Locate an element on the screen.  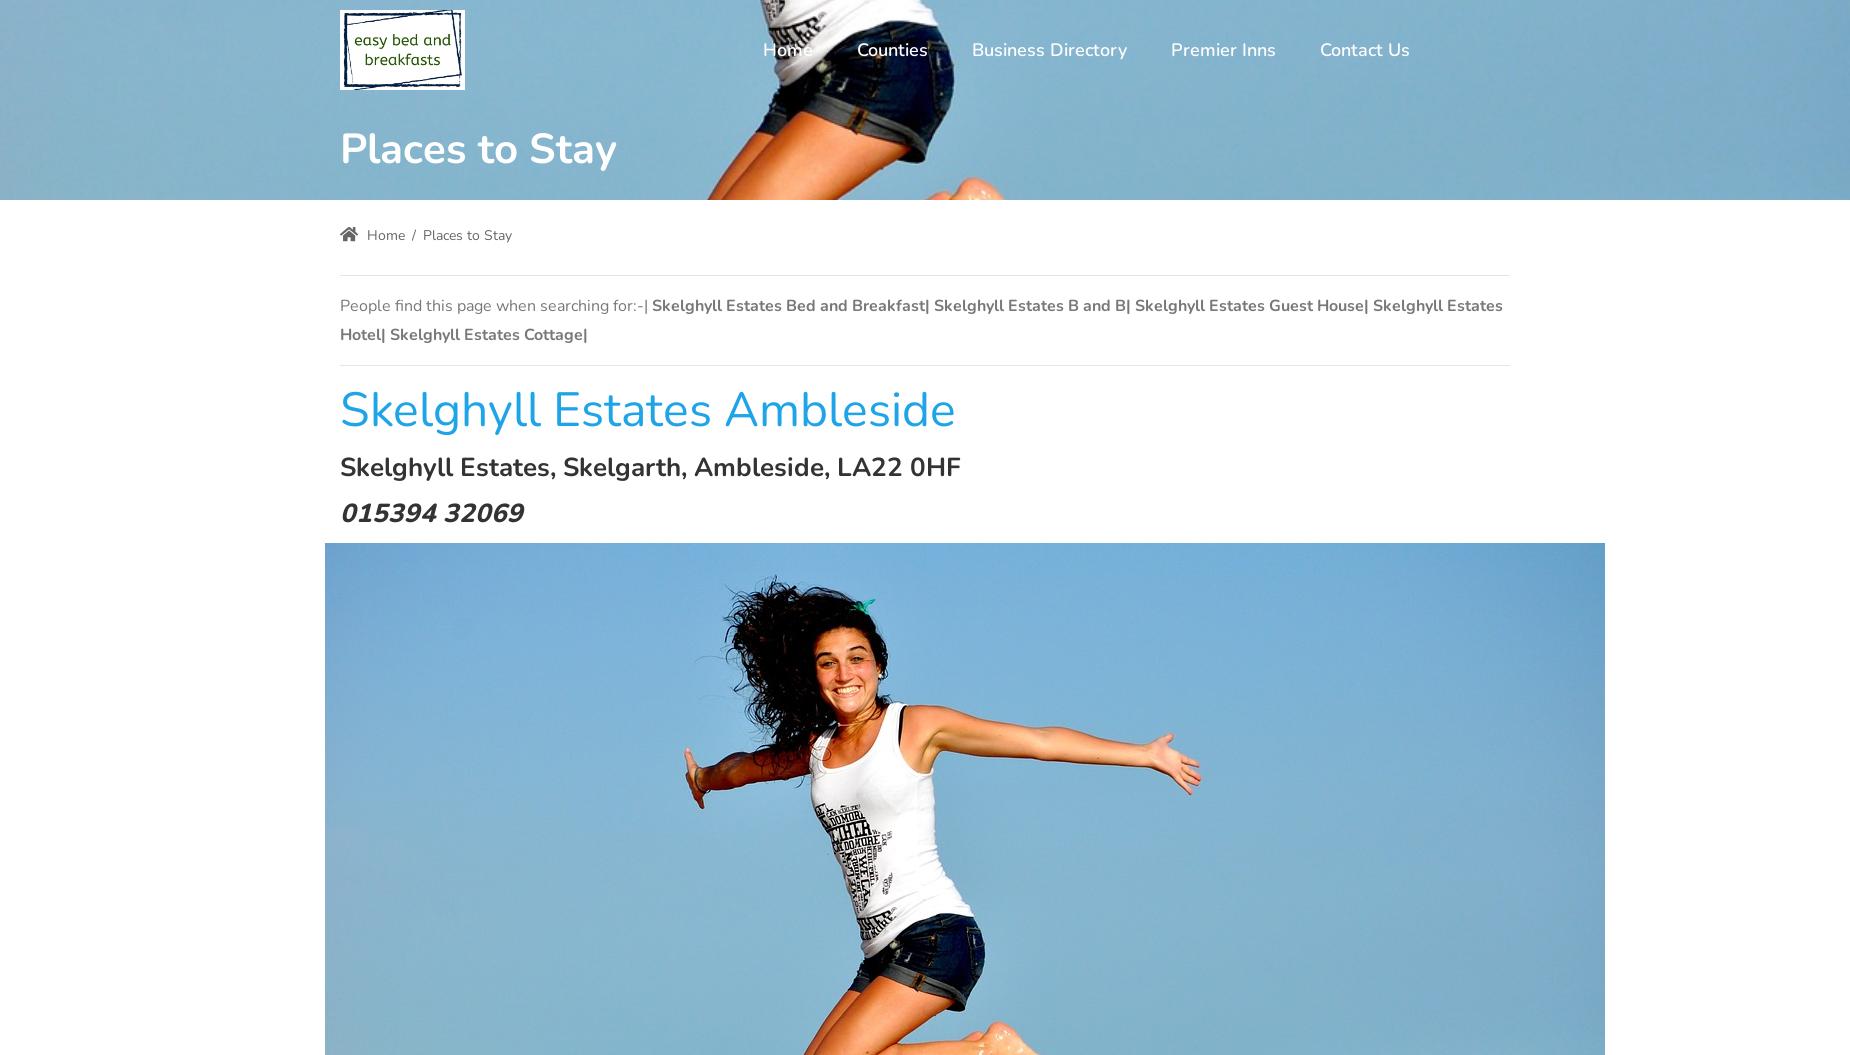
'Skelghyll Estates Ambleside' is located at coordinates (648, 409).